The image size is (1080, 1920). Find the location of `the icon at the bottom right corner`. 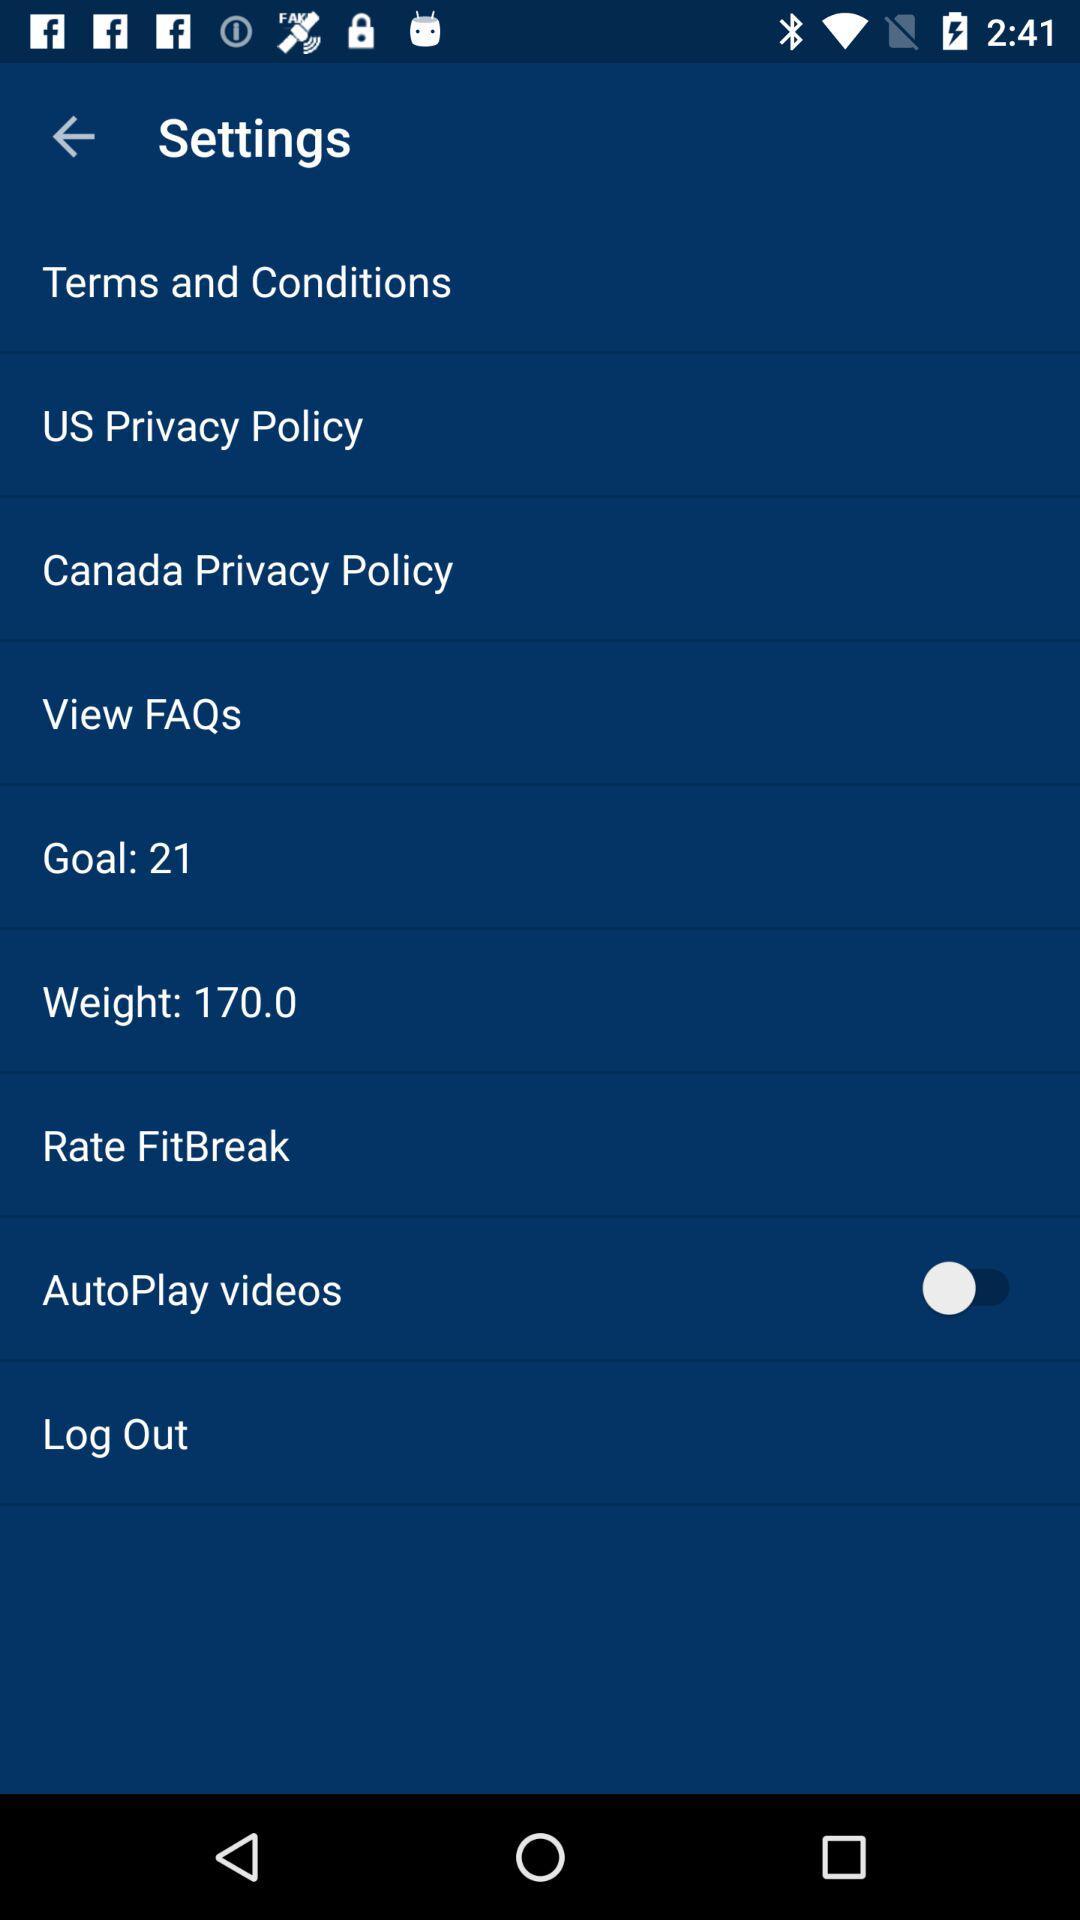

the icon at the bottom right corner is located at coordinates (974, 1288).